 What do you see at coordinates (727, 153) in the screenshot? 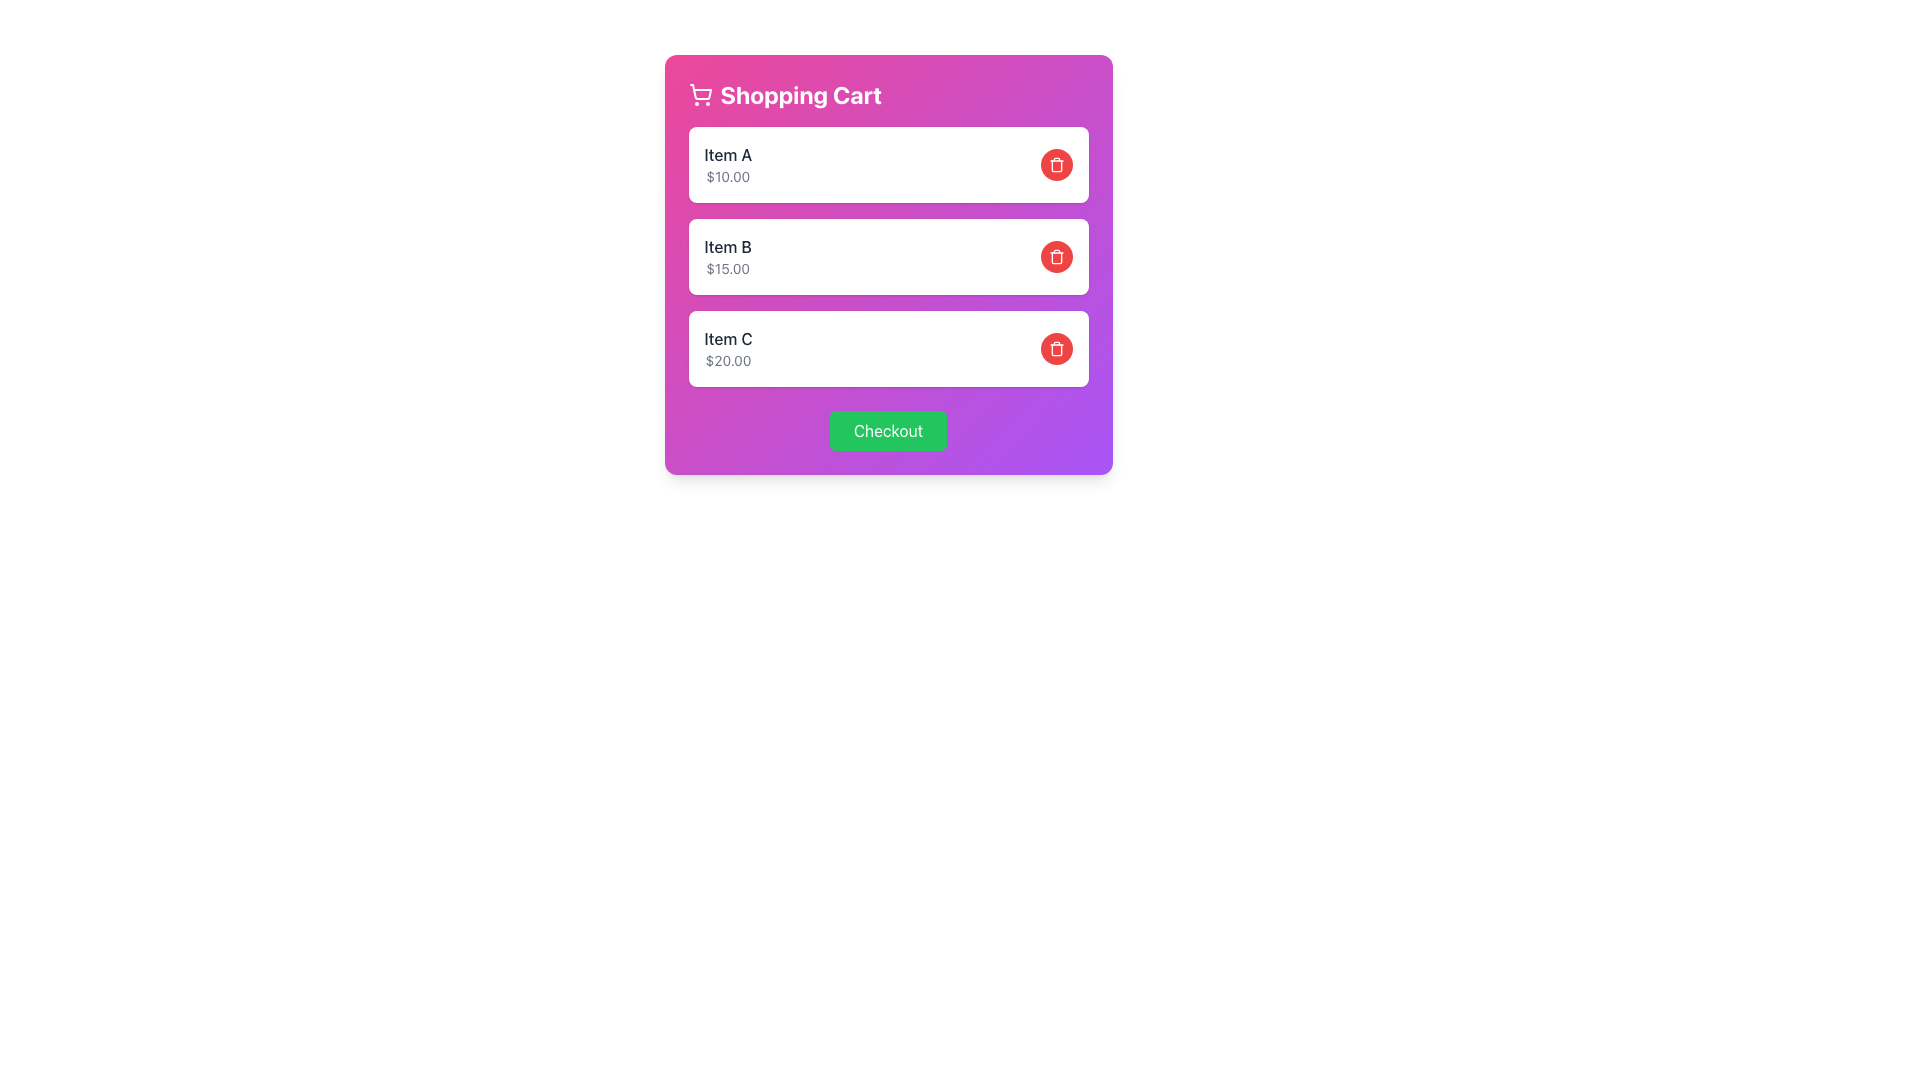
I see `the text label displaying 'Item A' in gray color, located at the top left of the shopping cart panel, above the price '$10.00'` at bounding box center [727, 153].